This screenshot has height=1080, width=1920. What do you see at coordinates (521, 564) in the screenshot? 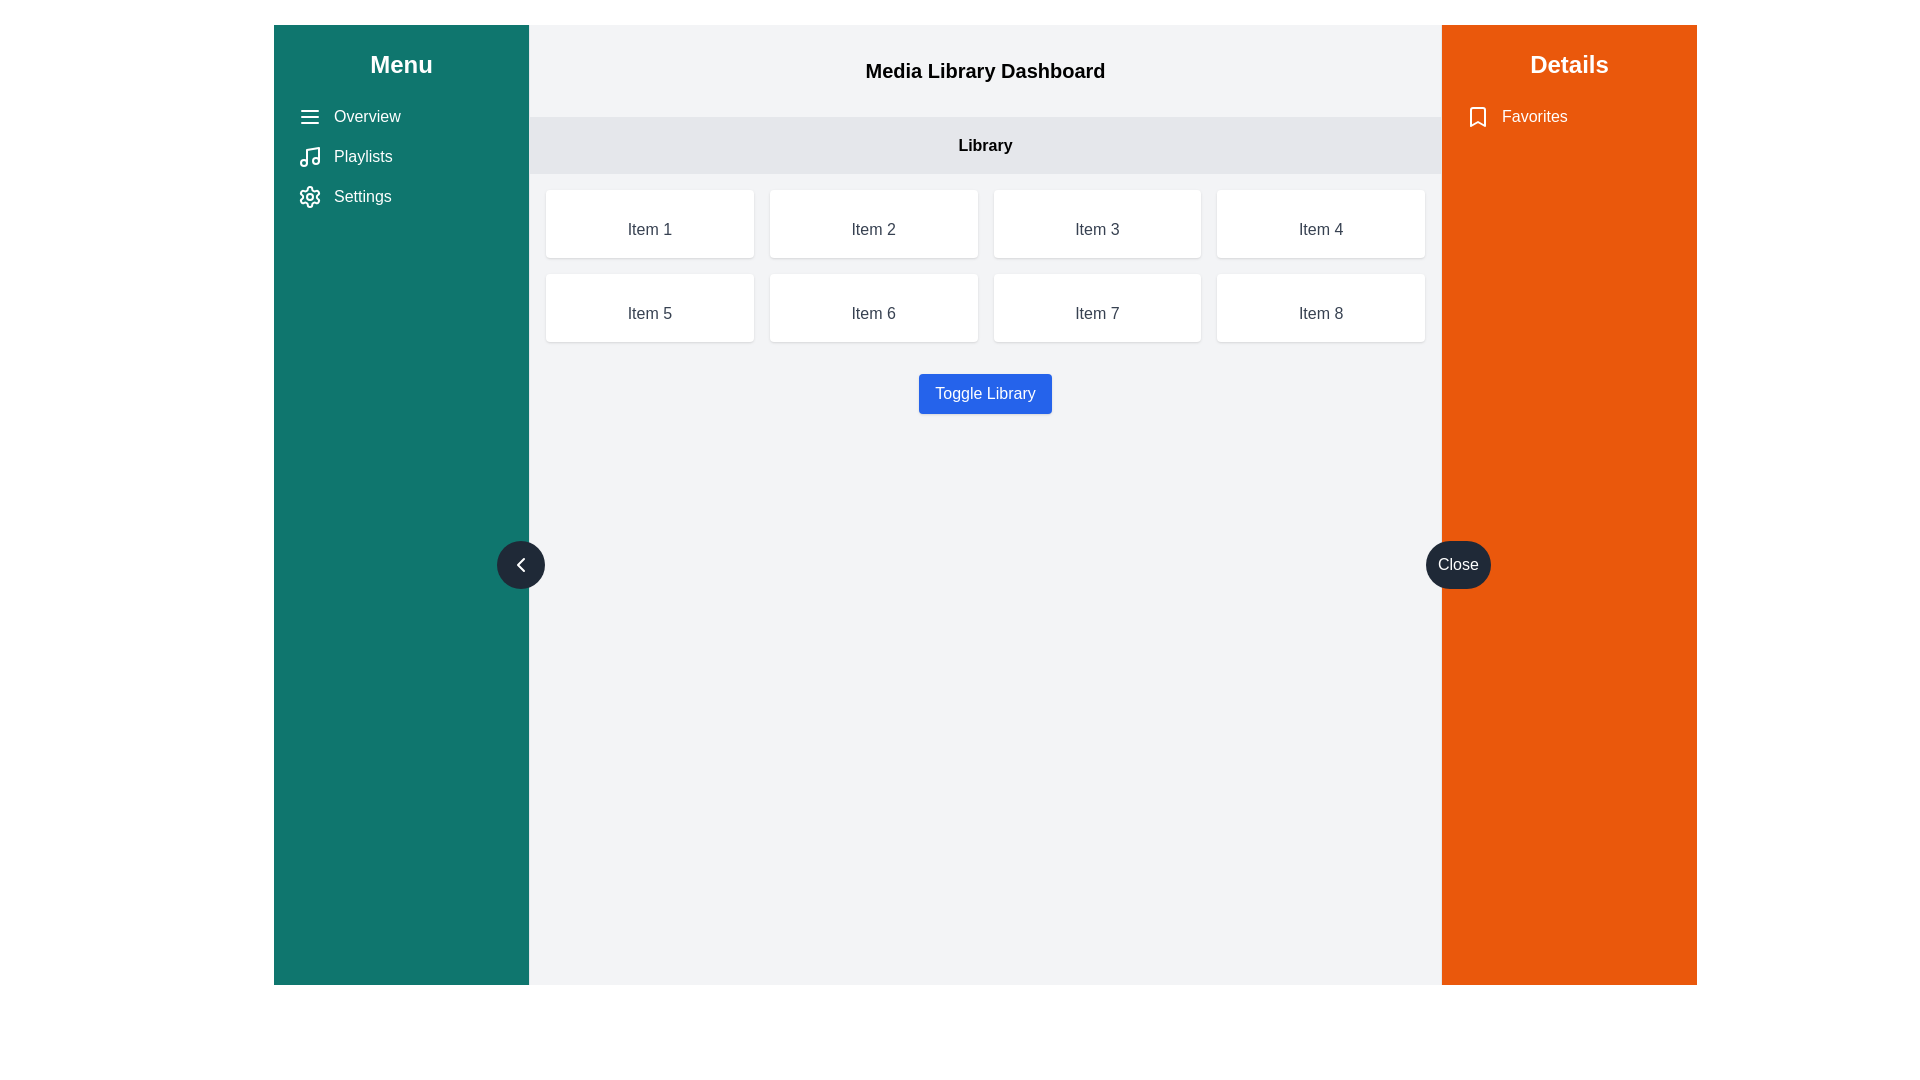
I see `the leftward-pointing chevron icon located in the dark circular button on the left-hand navigation panel` at bounding box center [521, 564].